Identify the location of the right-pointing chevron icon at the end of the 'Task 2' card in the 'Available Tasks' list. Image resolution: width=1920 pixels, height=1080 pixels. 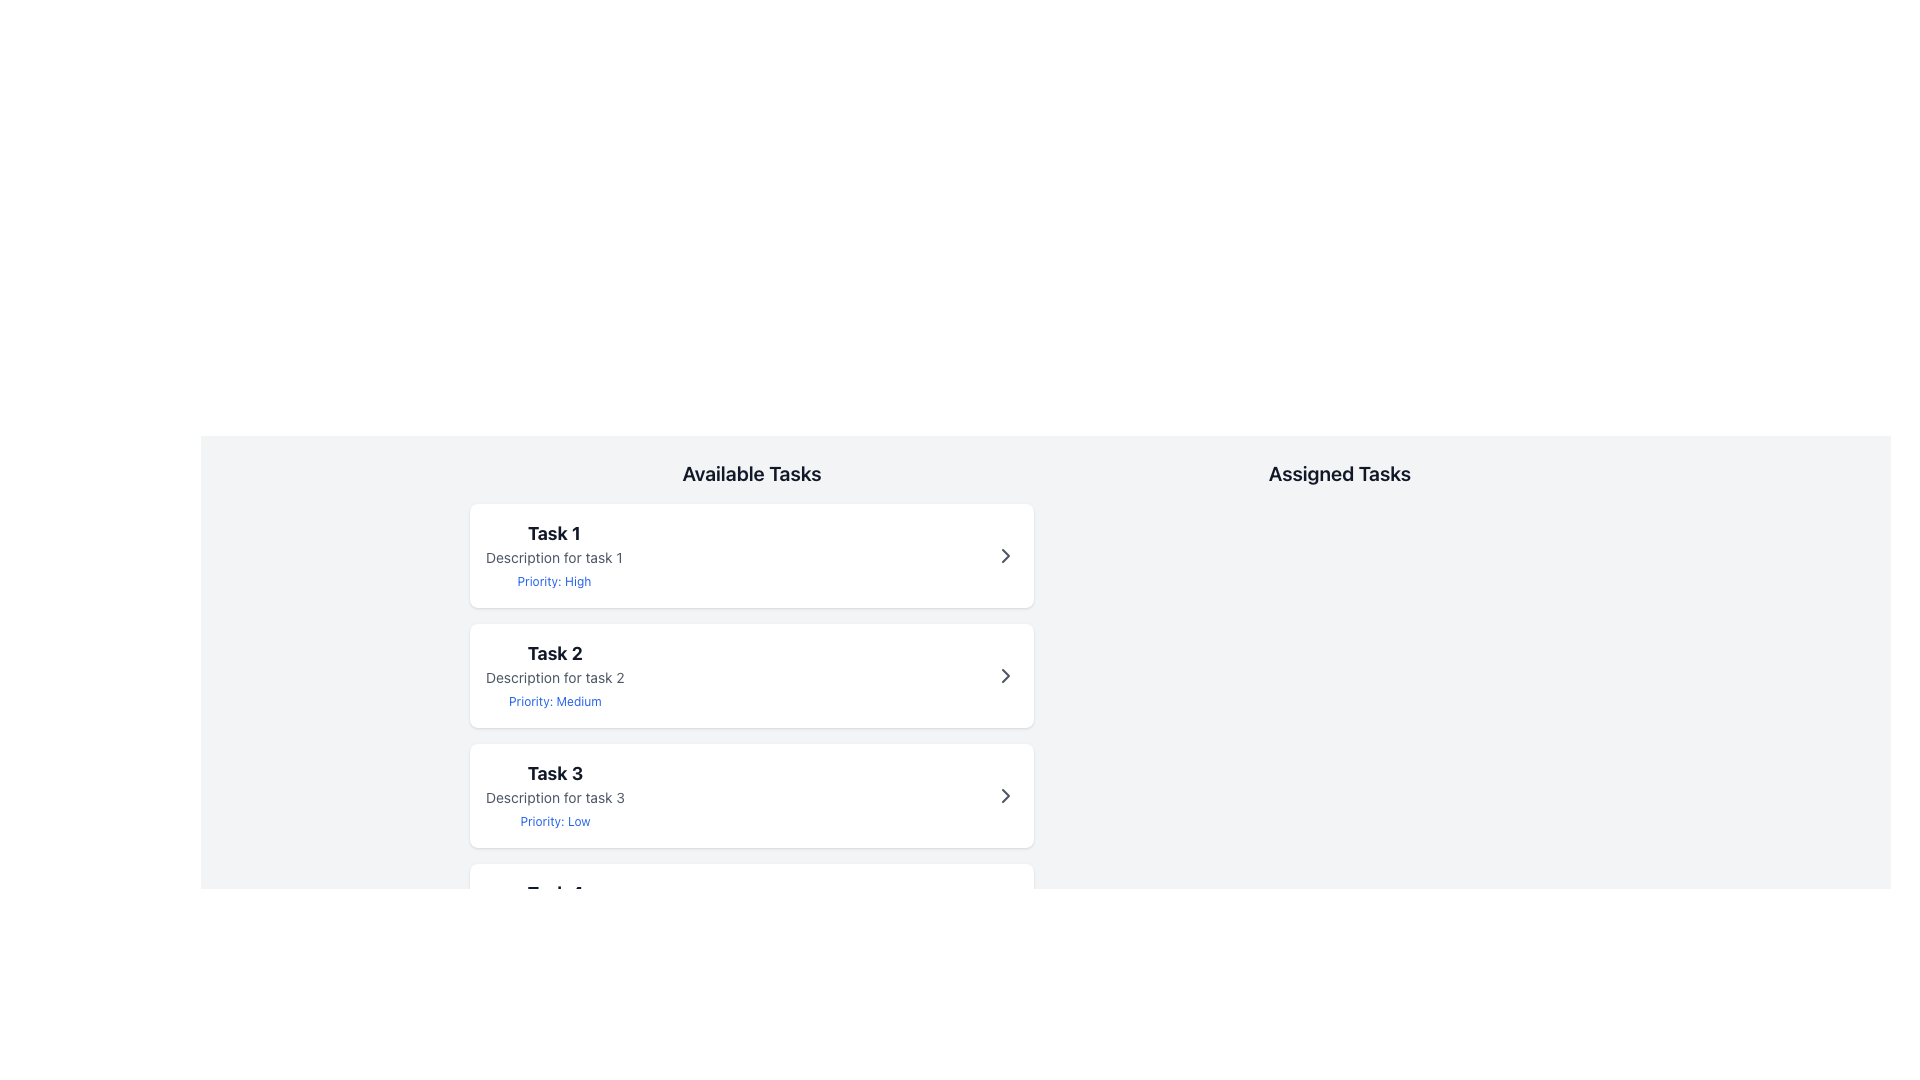
(1006, 675).